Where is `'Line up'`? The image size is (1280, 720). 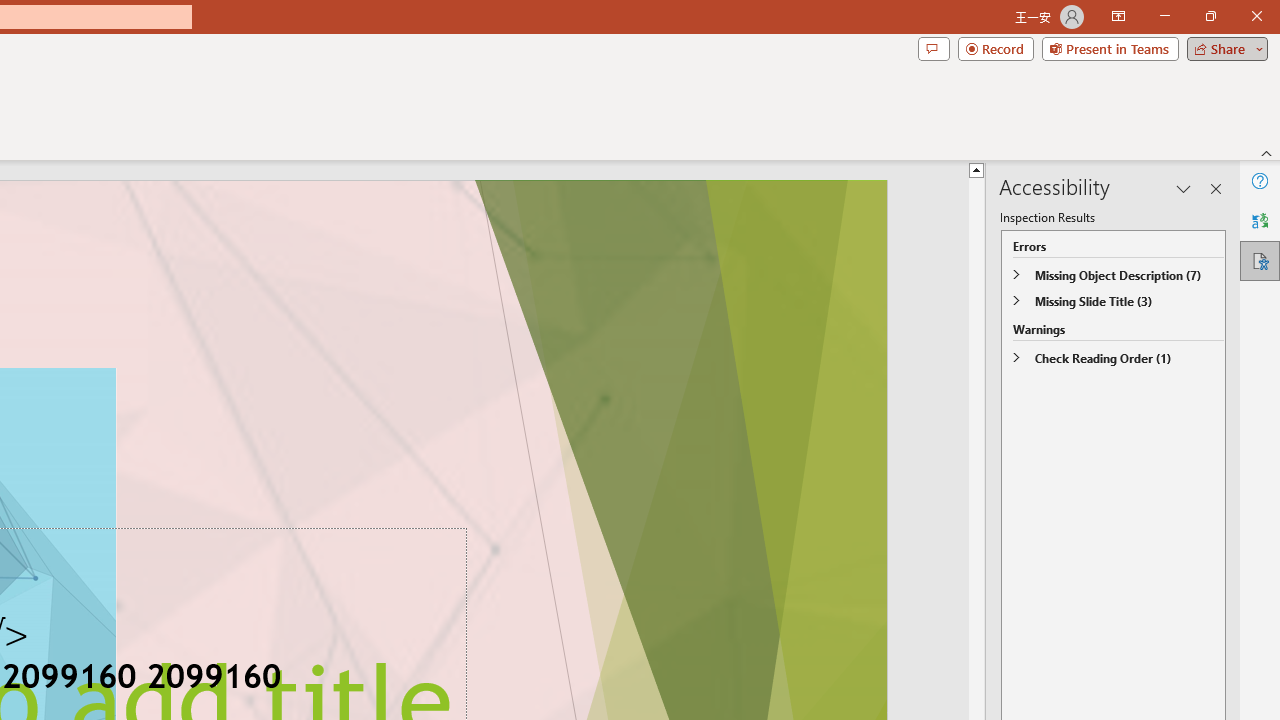
'Line up' is located at coordinates (976, 168).